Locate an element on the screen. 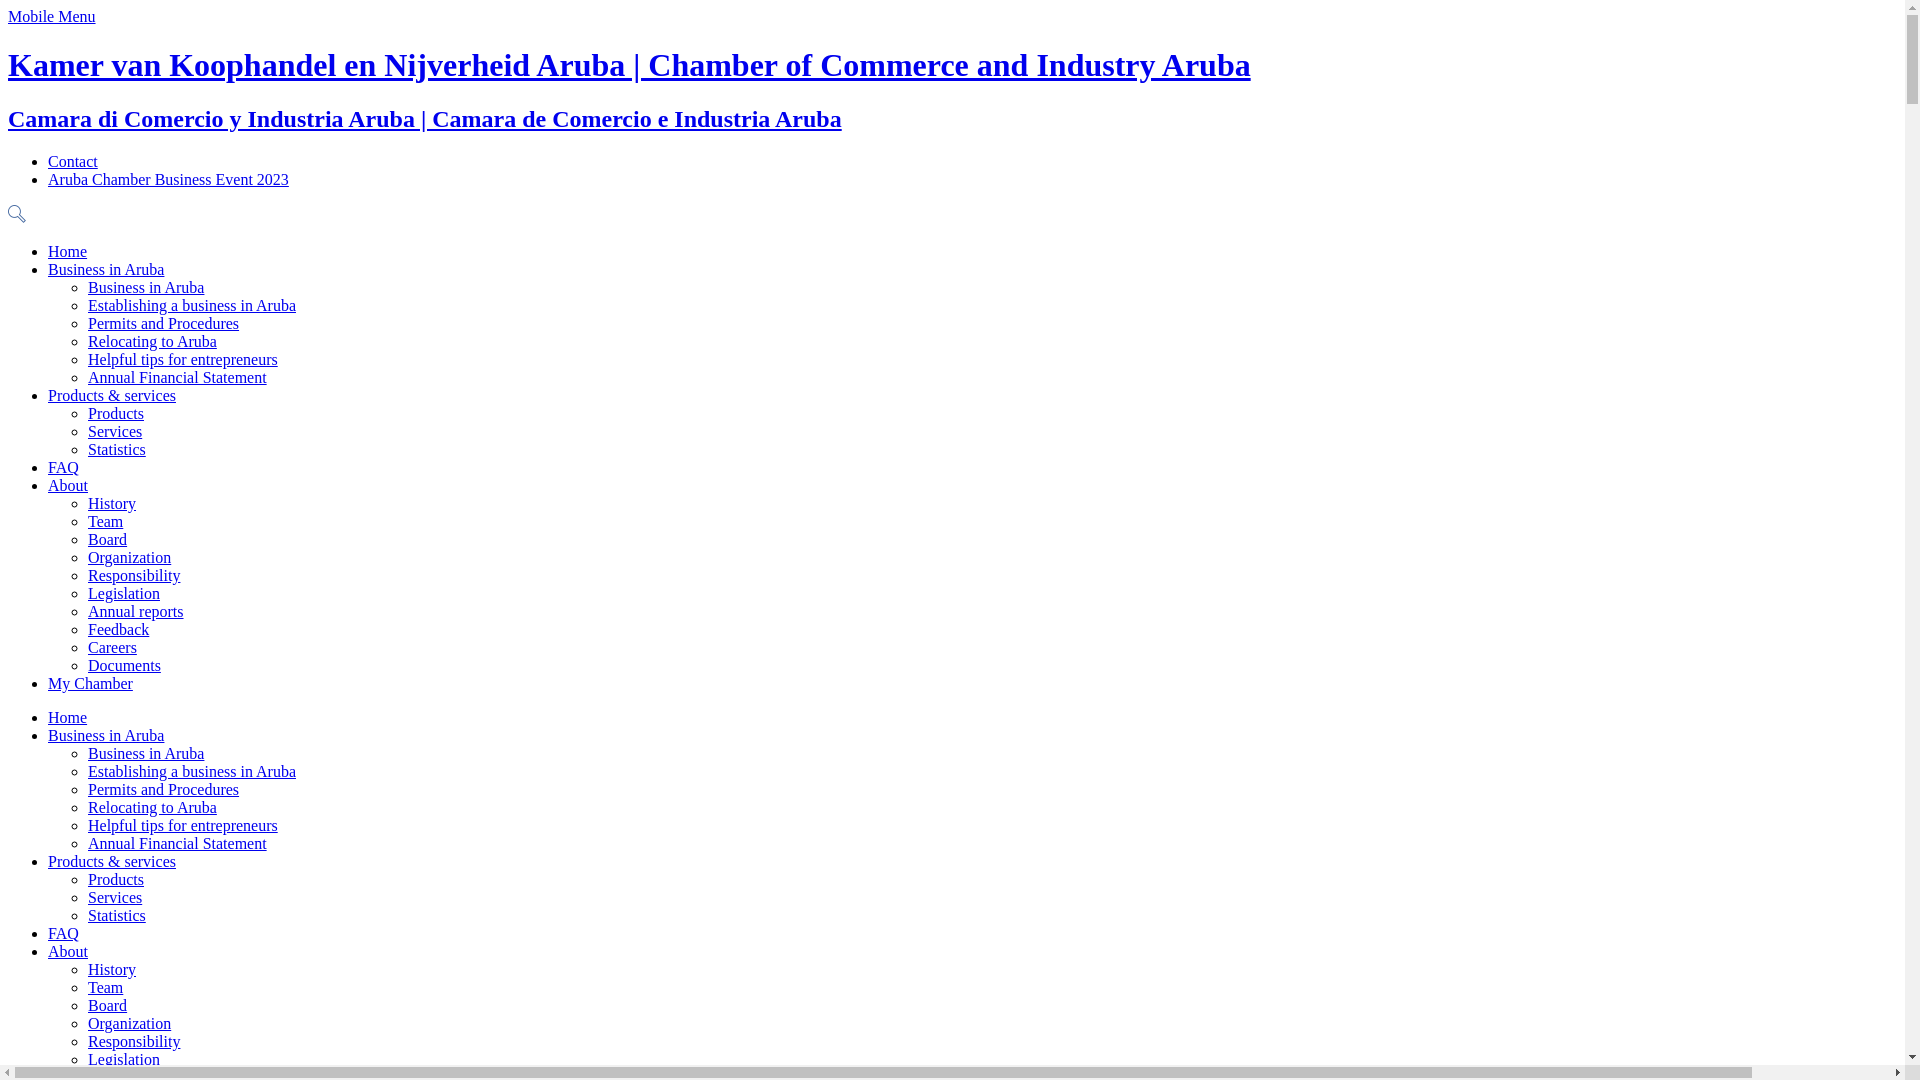 The height and width of the screenshot is (1080, 1920). 'Services' is located at coordinates (86, 430).